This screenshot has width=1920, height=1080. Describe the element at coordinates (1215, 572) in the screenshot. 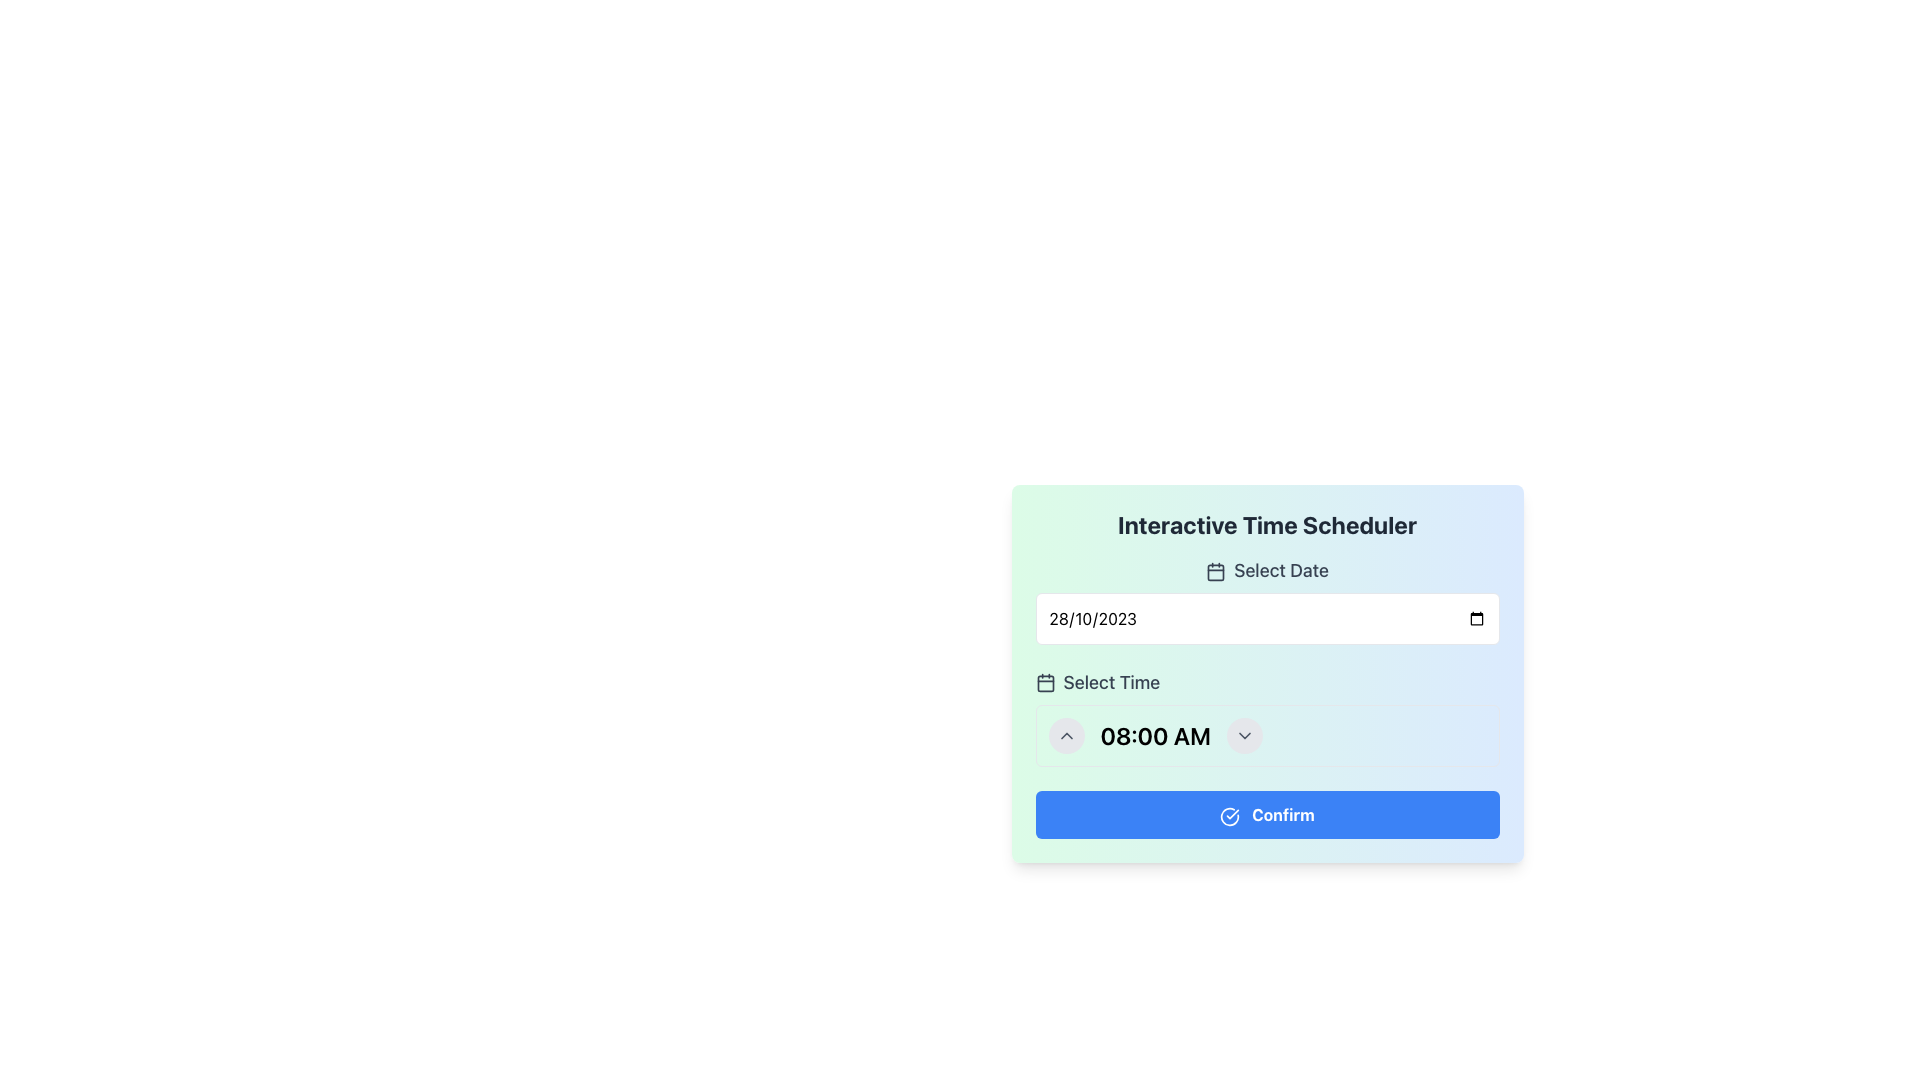

I see `the calendar icon located to the immediate left of the 'Select Date' label within the 'Select Date' form component` at that location.